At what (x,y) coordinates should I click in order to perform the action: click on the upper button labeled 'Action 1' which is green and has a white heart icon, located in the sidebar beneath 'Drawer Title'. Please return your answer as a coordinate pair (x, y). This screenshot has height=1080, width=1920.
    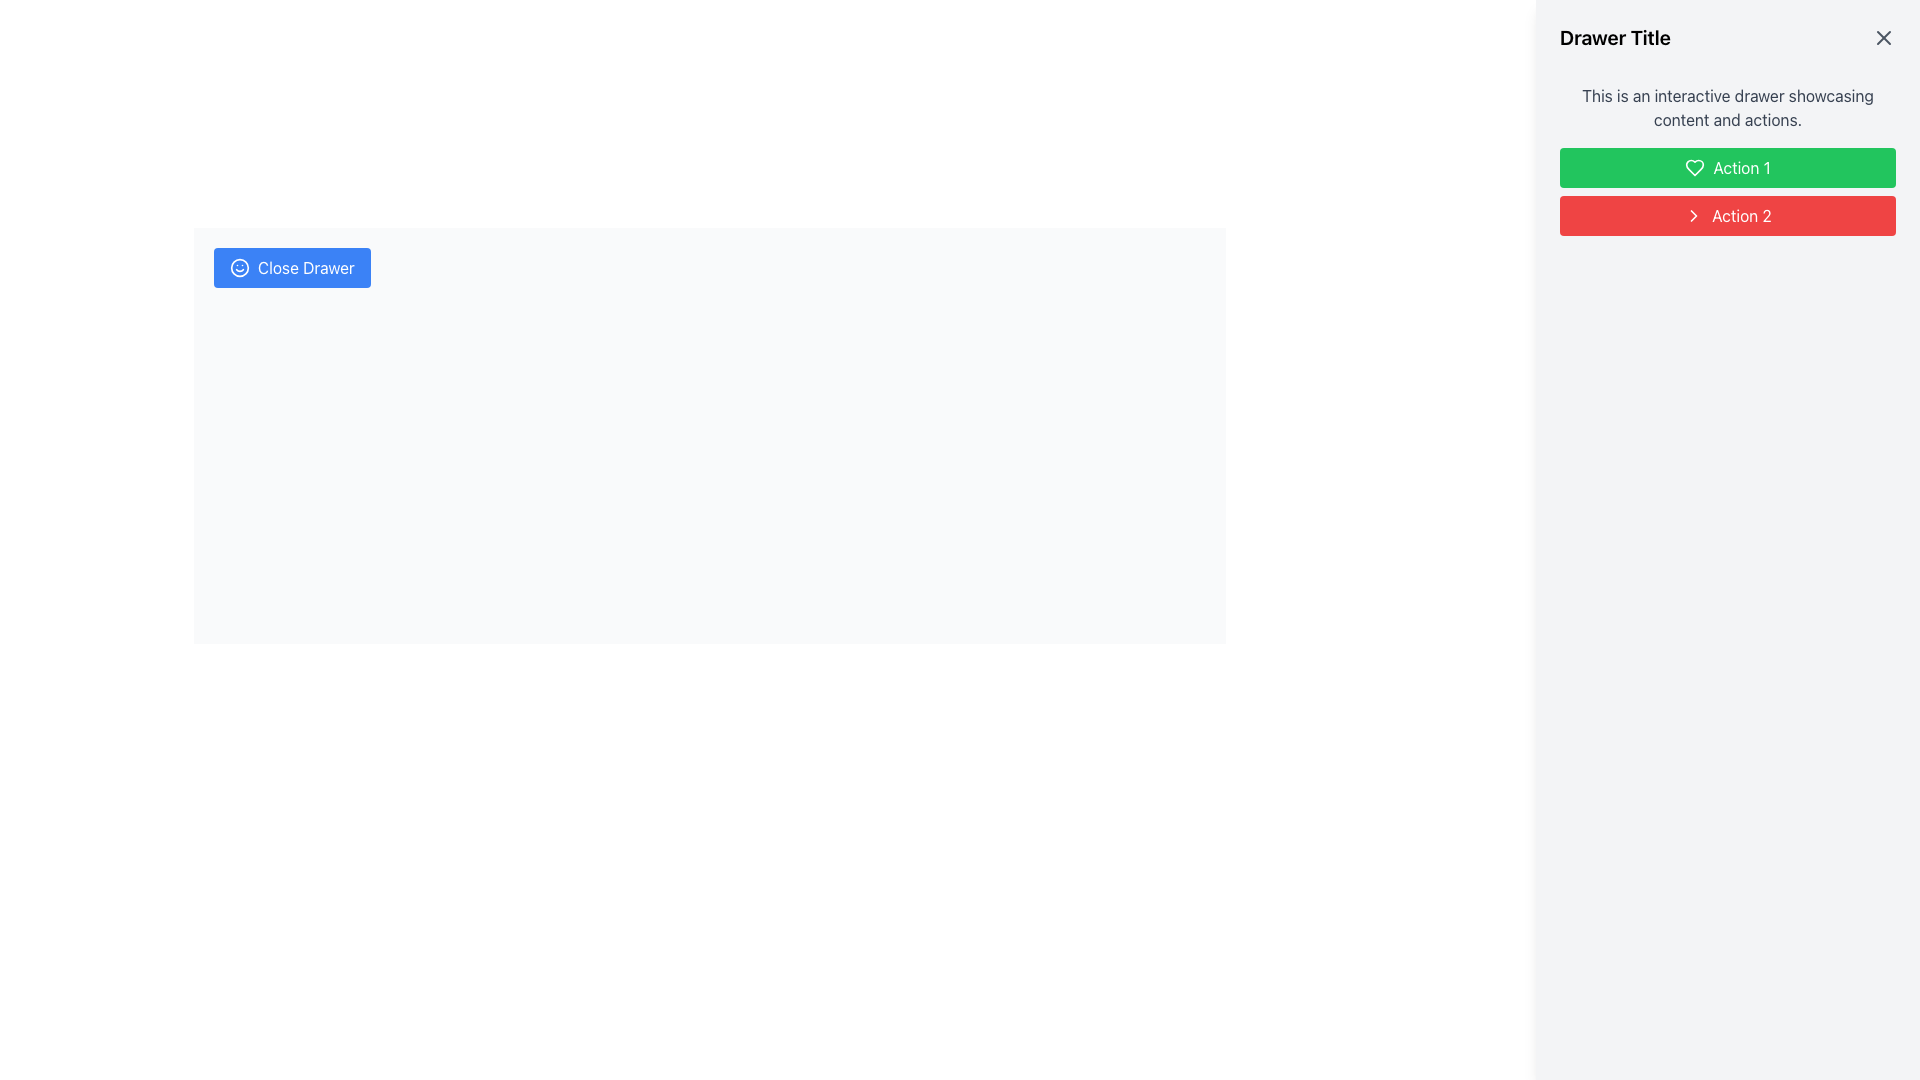
    Looking at the image, I should click on (1727, 192).